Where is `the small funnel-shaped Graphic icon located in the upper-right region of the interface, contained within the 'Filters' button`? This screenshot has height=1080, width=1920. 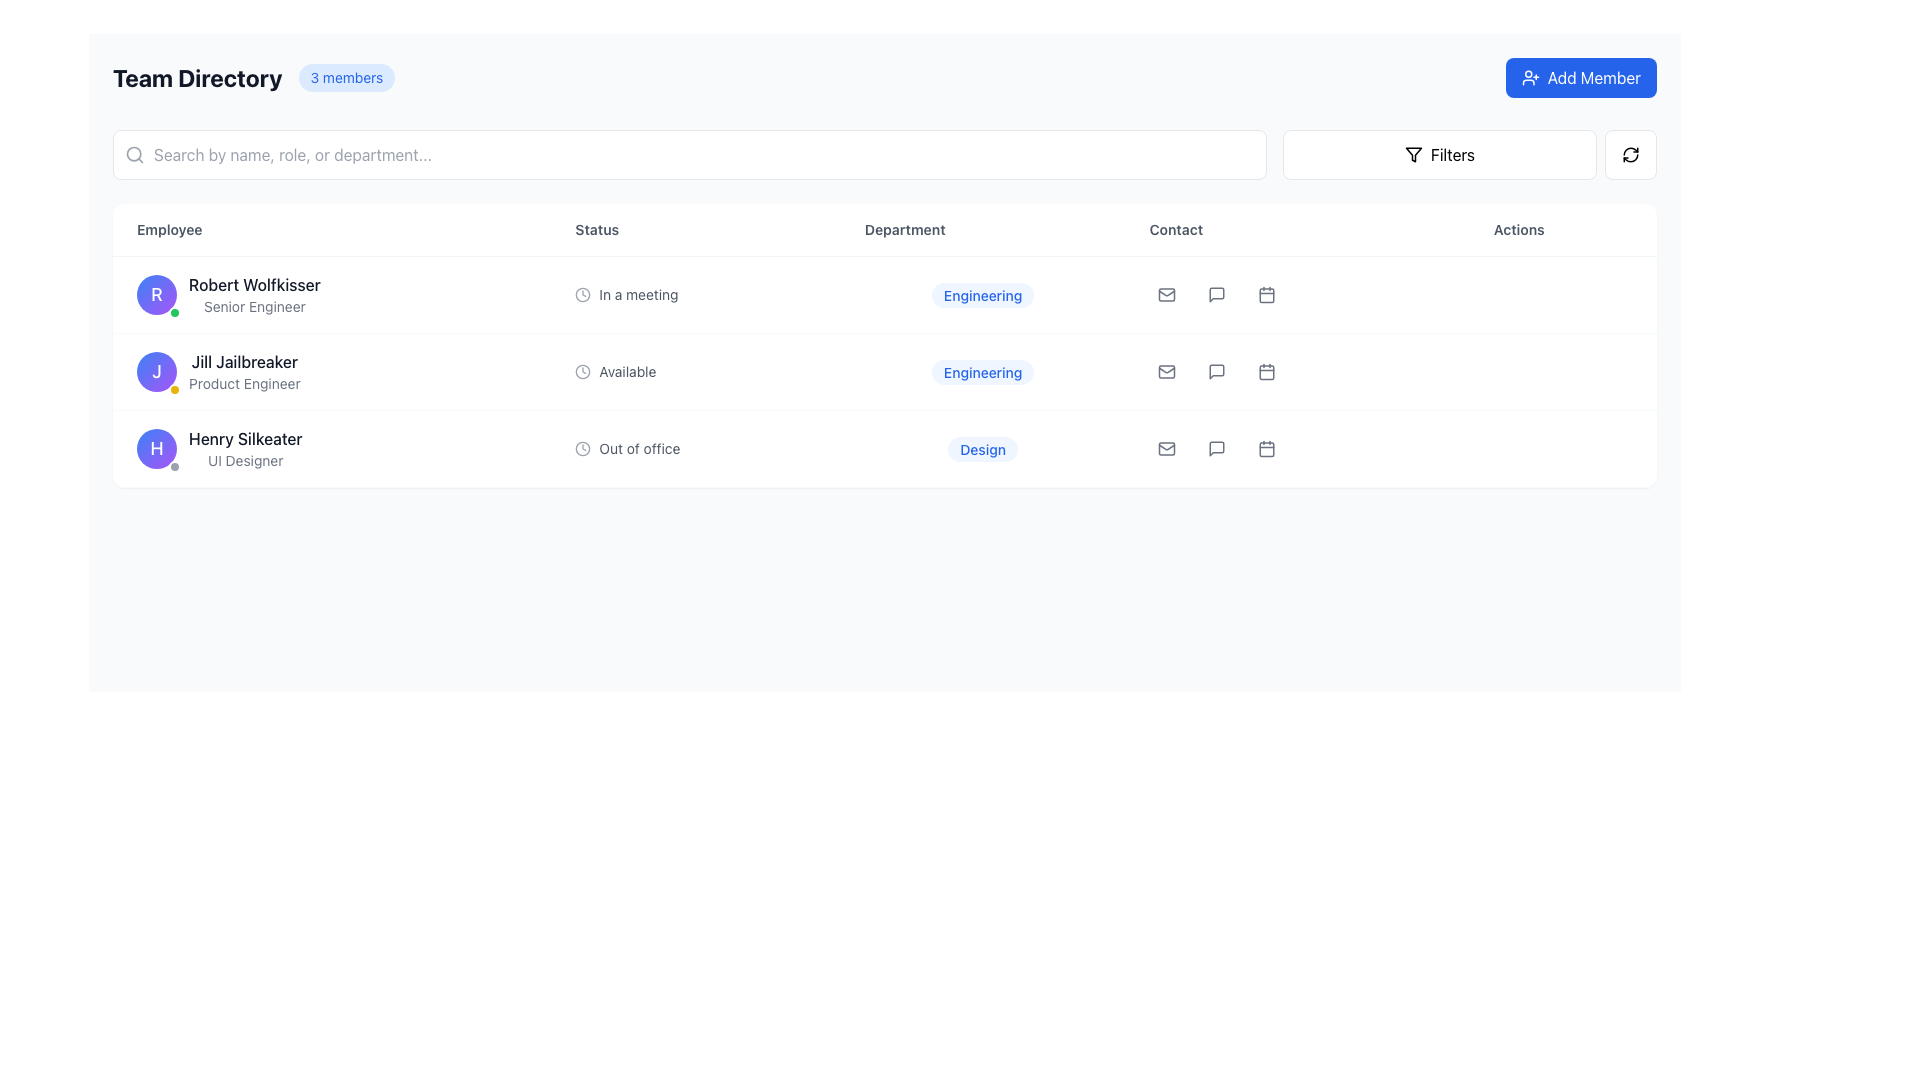 the small funnel-shaped Graphic icon located in the upper-right region of the interface, contained within the 'Filters' button is located at coordinates (1412, 153).